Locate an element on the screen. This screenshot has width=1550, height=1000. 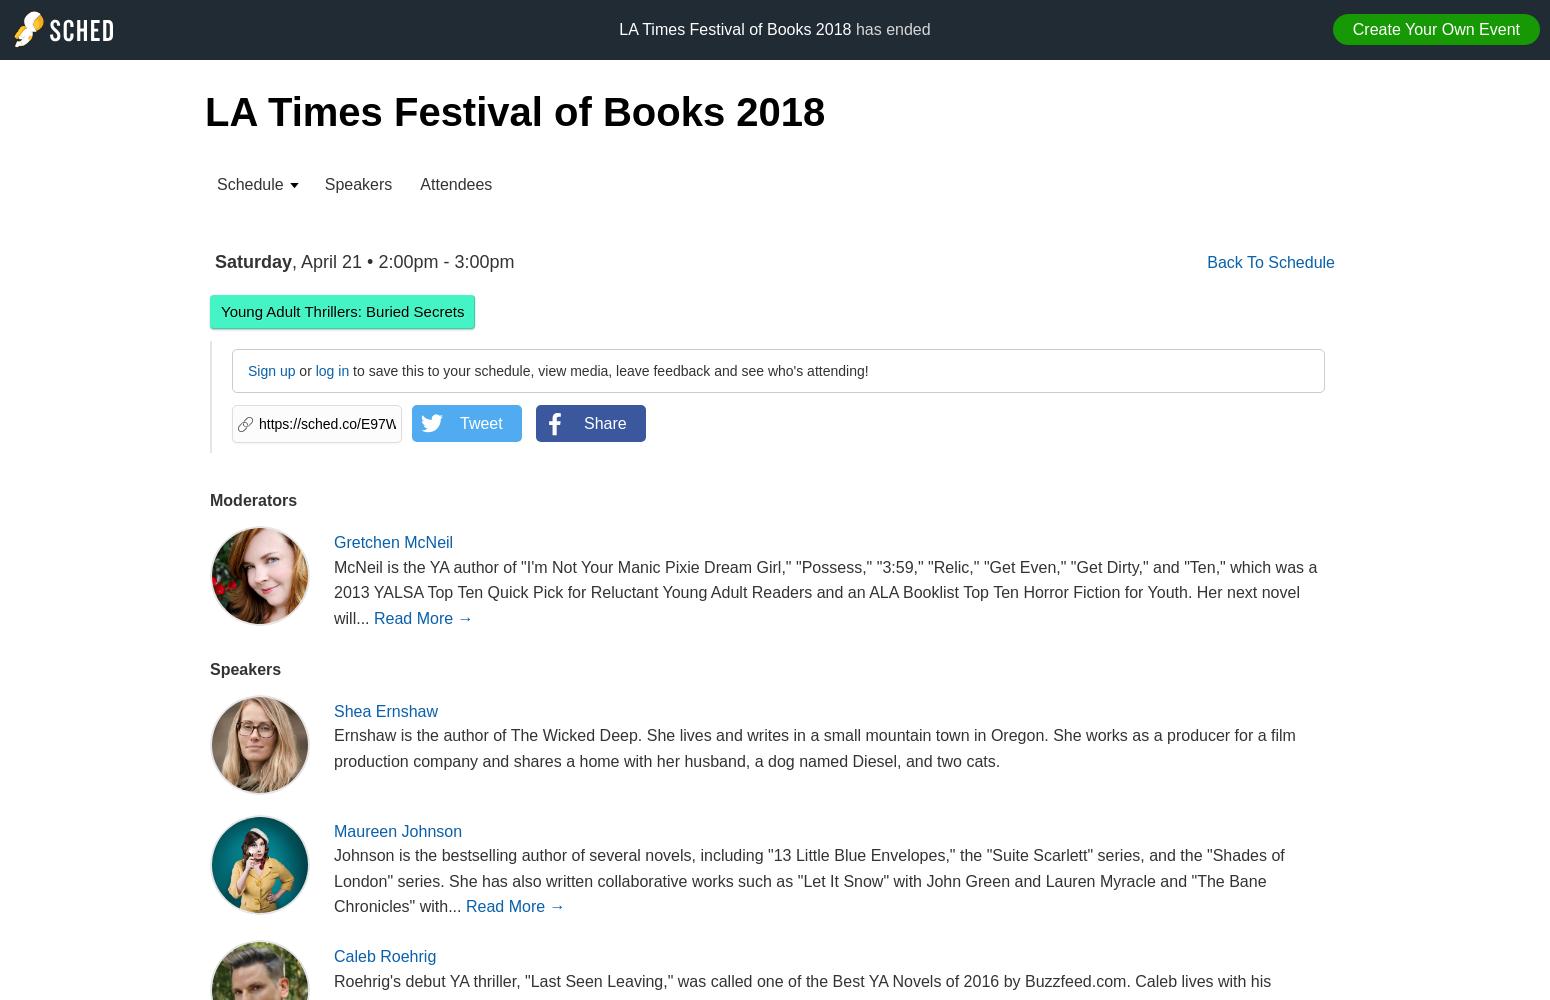
'Maureen Johnson' is located at coordinates (398, 829).